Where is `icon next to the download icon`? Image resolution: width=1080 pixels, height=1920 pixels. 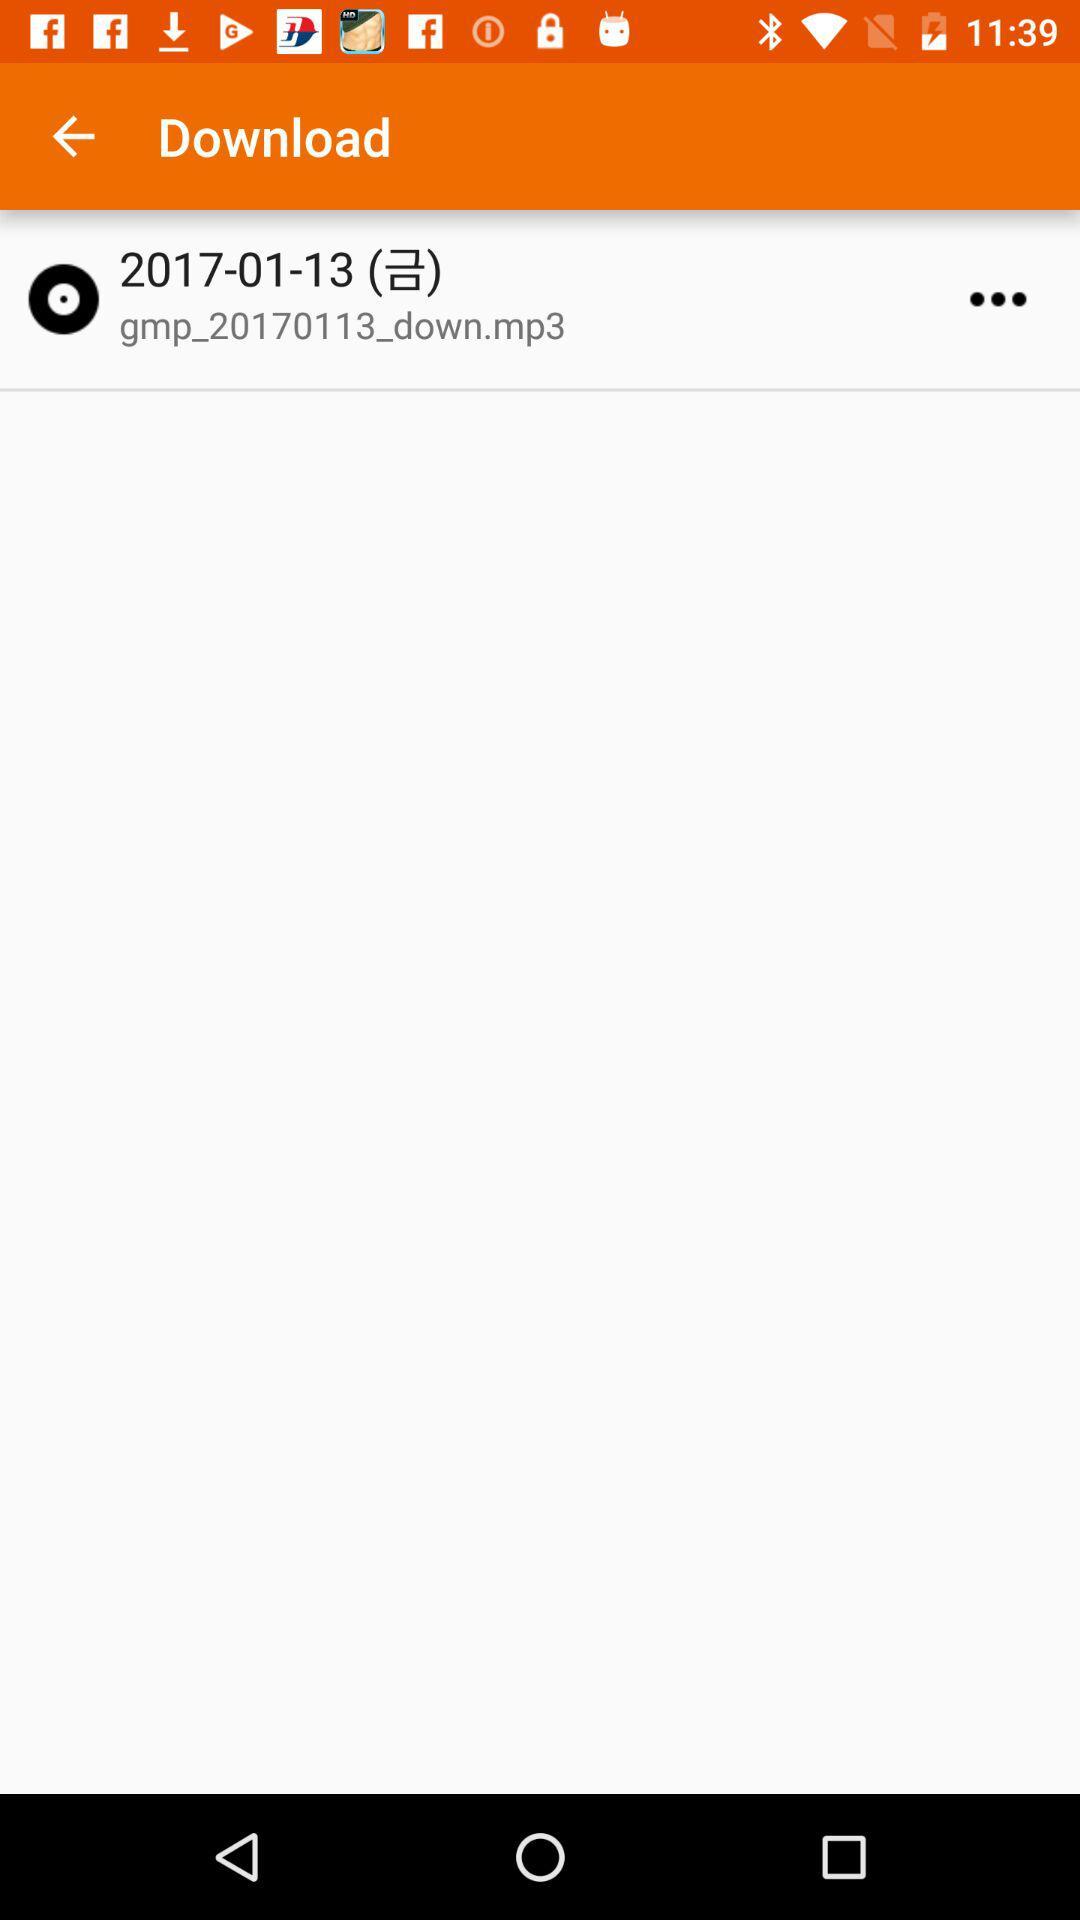
icon next to the download icon is located at coordinates (72, 135).